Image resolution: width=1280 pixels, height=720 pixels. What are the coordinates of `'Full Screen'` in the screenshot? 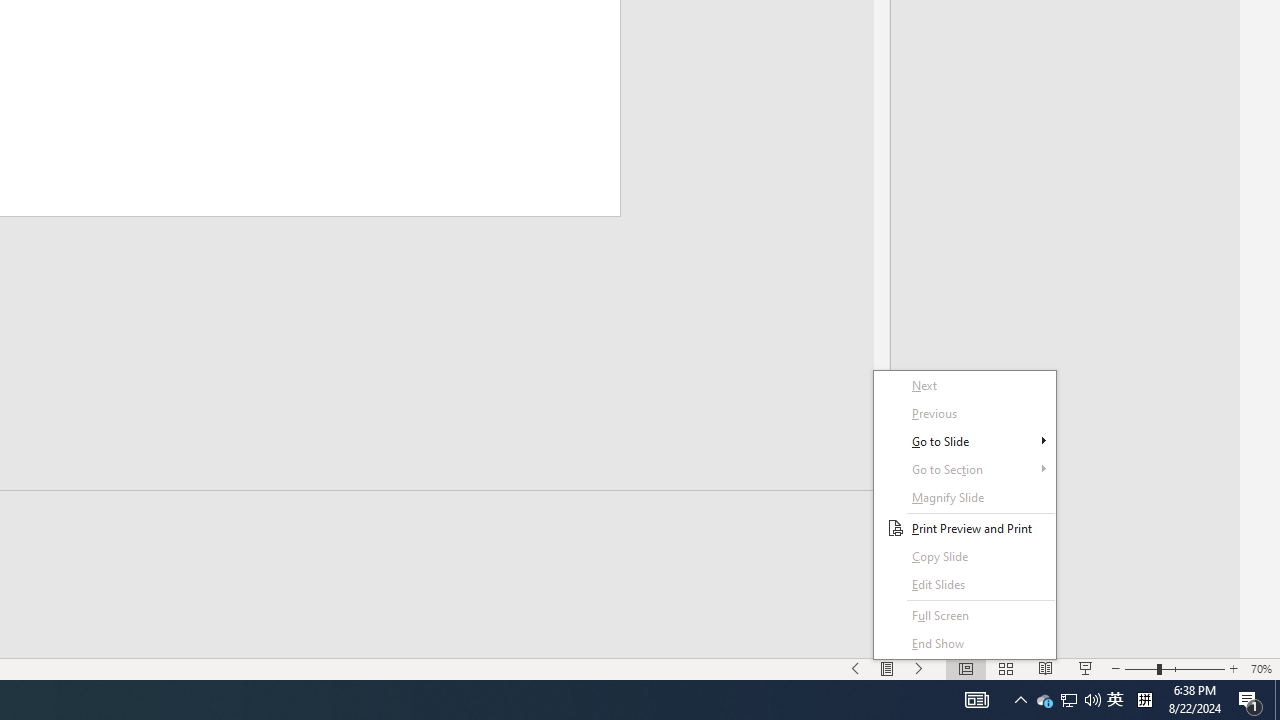 It's located at (965, 614).